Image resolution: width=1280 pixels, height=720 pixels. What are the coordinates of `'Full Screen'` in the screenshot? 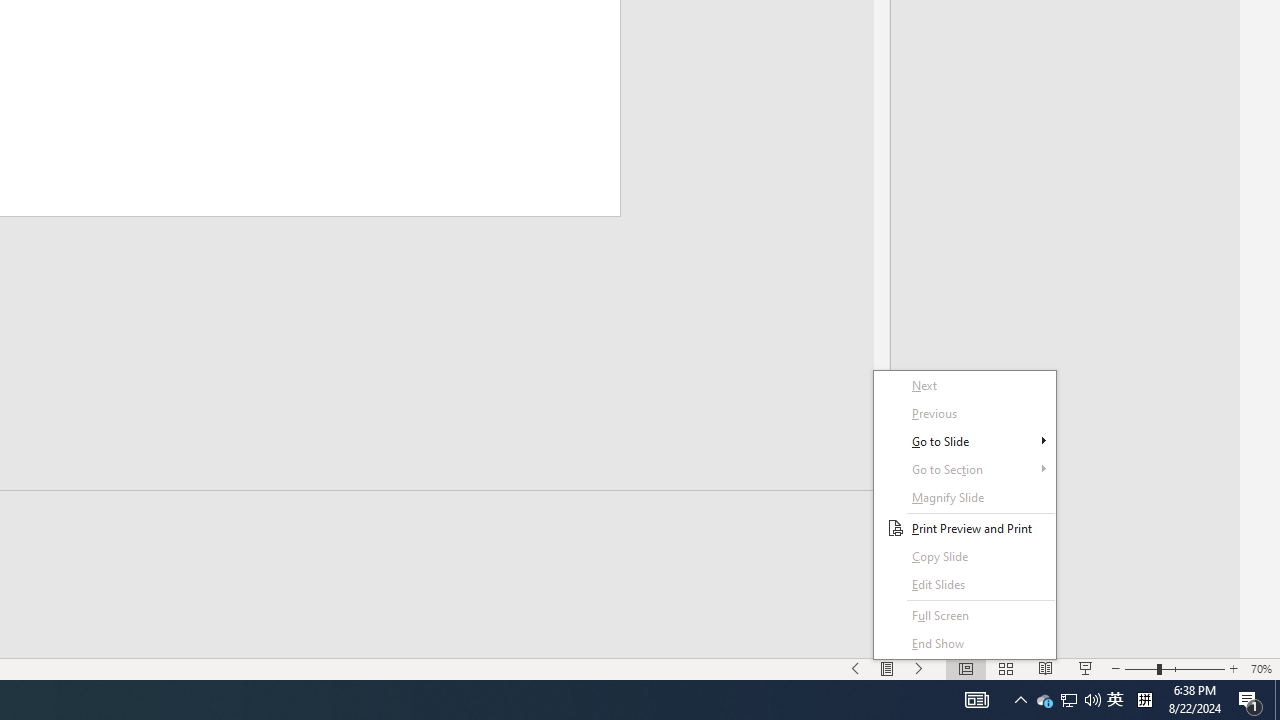 It's located at (965, 614).